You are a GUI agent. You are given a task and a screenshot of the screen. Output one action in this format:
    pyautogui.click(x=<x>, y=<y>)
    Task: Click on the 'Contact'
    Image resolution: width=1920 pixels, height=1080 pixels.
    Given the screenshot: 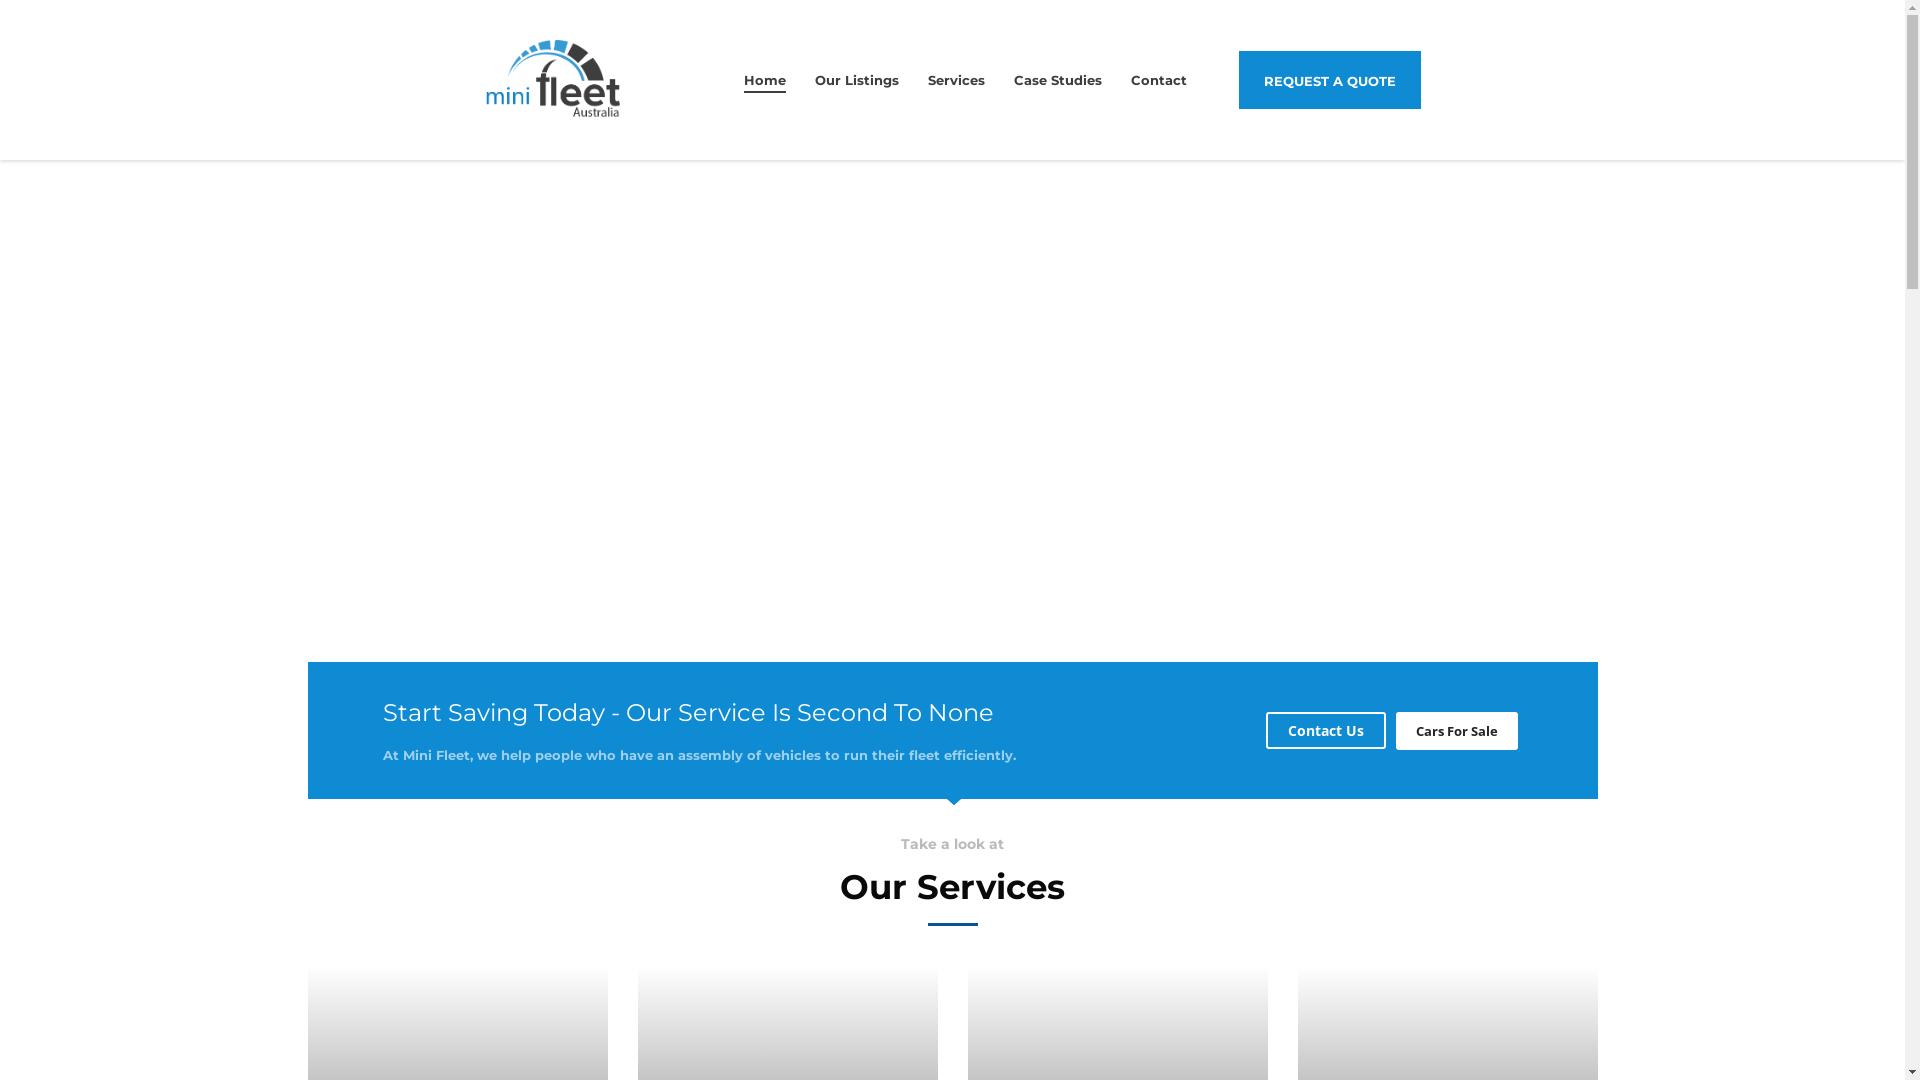 What is the action you would take?
    pyautogui.click(x=1158, y=79)
    